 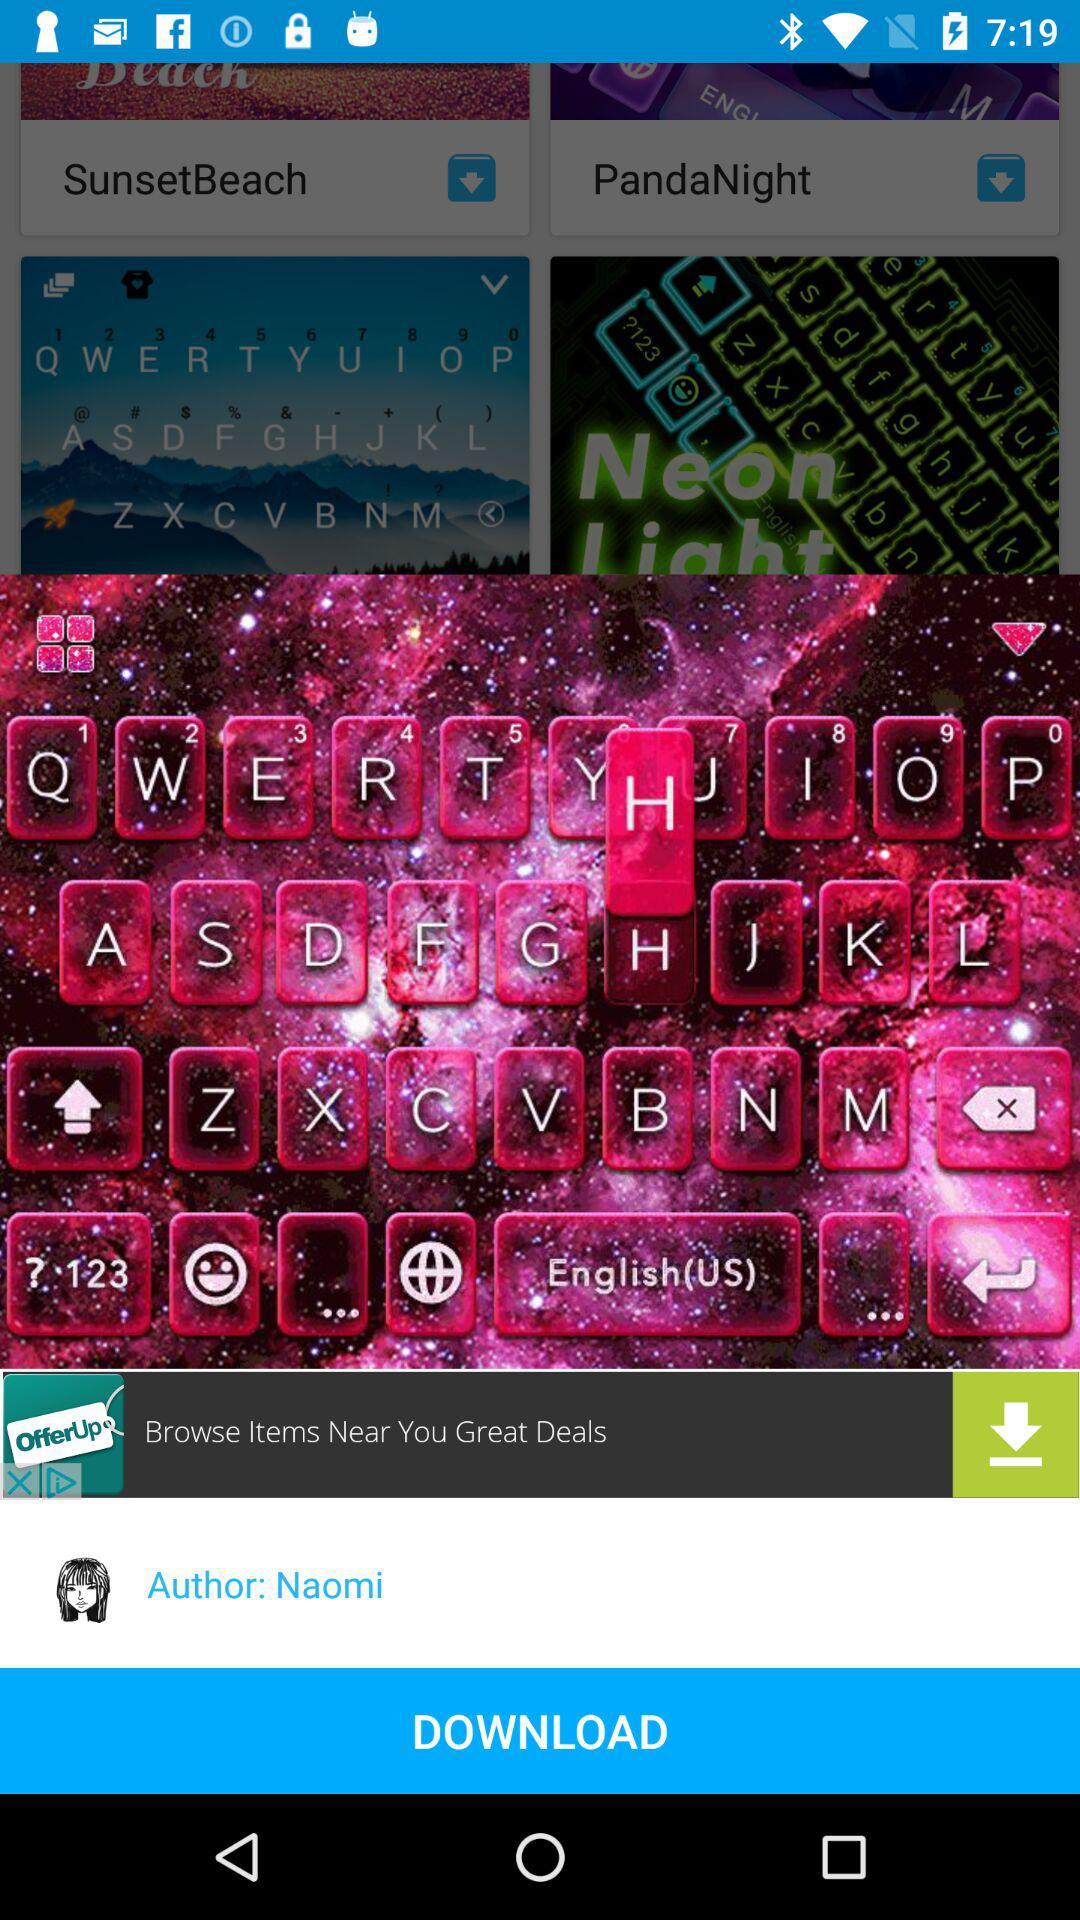 I want to click on download, so click(x=540, y=1433).